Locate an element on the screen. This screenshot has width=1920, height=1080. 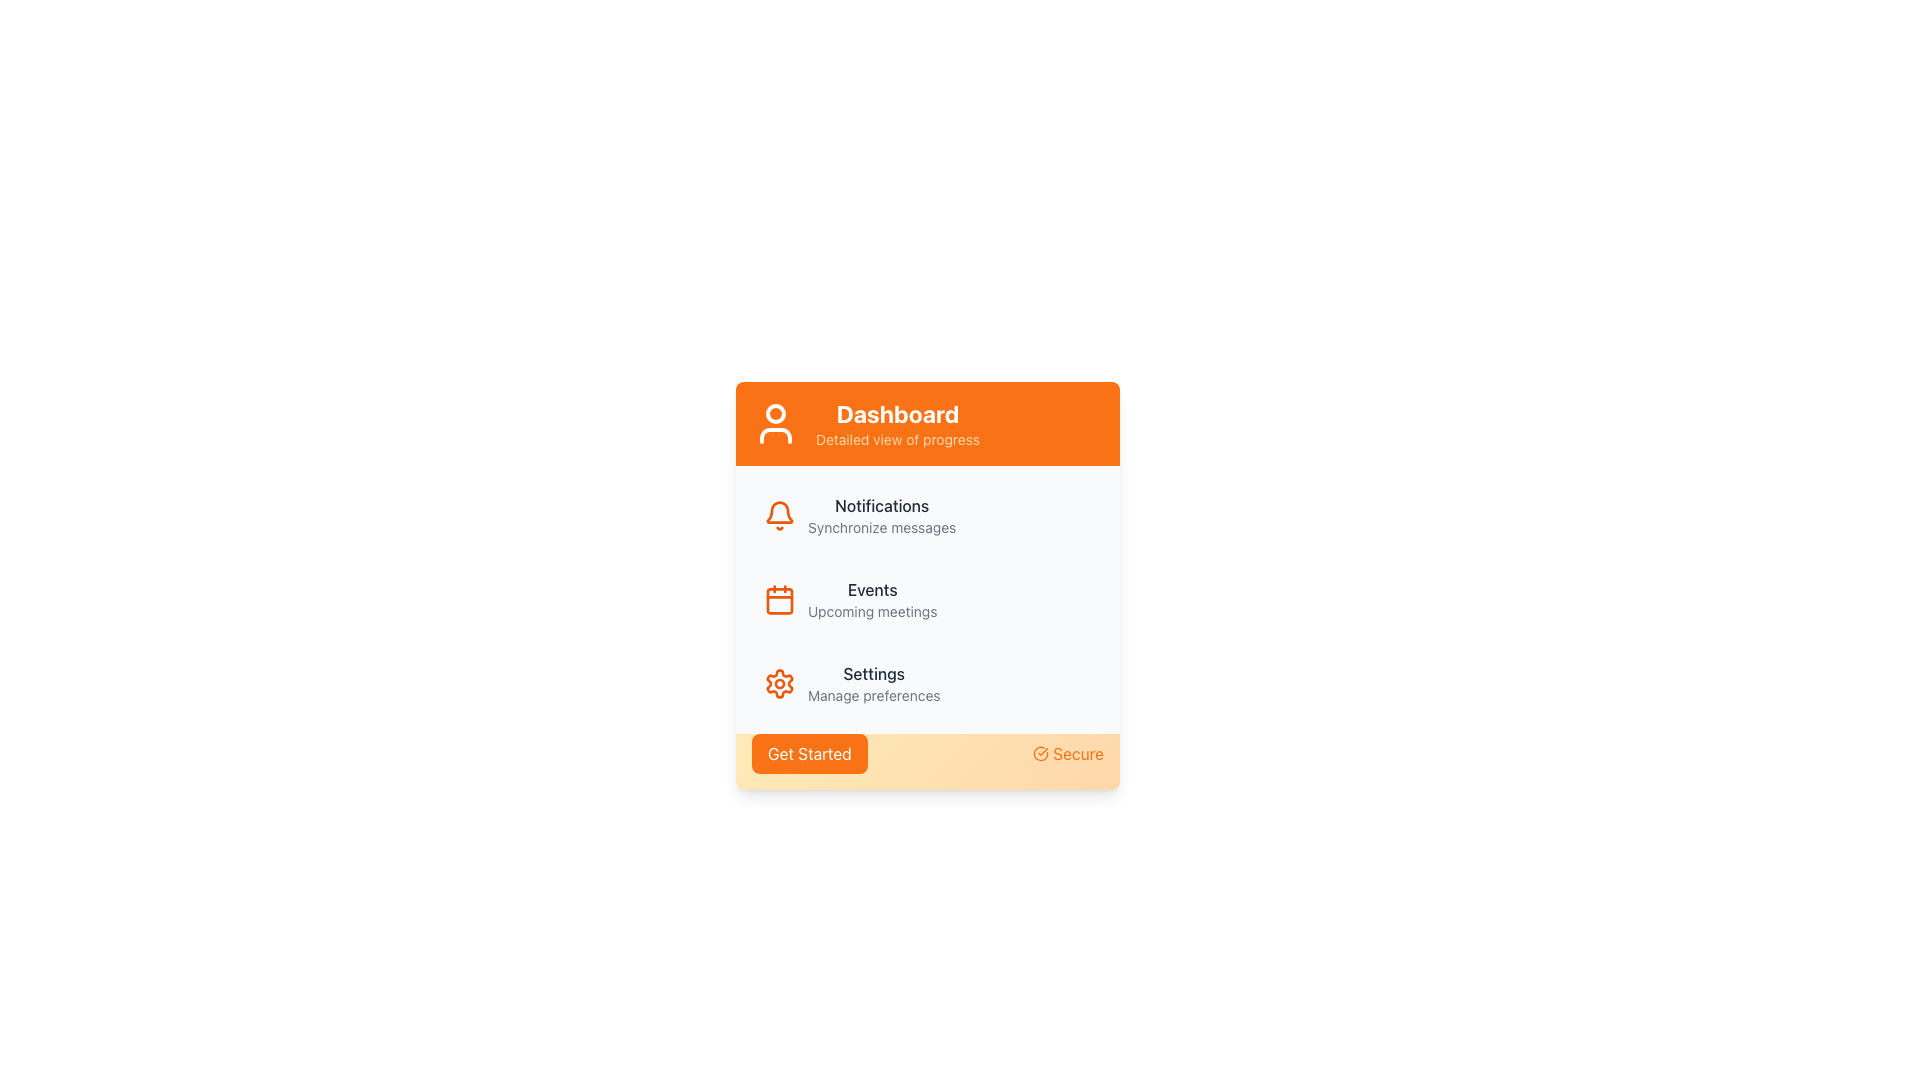
the user icon styled in white on an orange background, located at the top-left corner of the 'Dashboard' card component is located at coordinates (775, 423).